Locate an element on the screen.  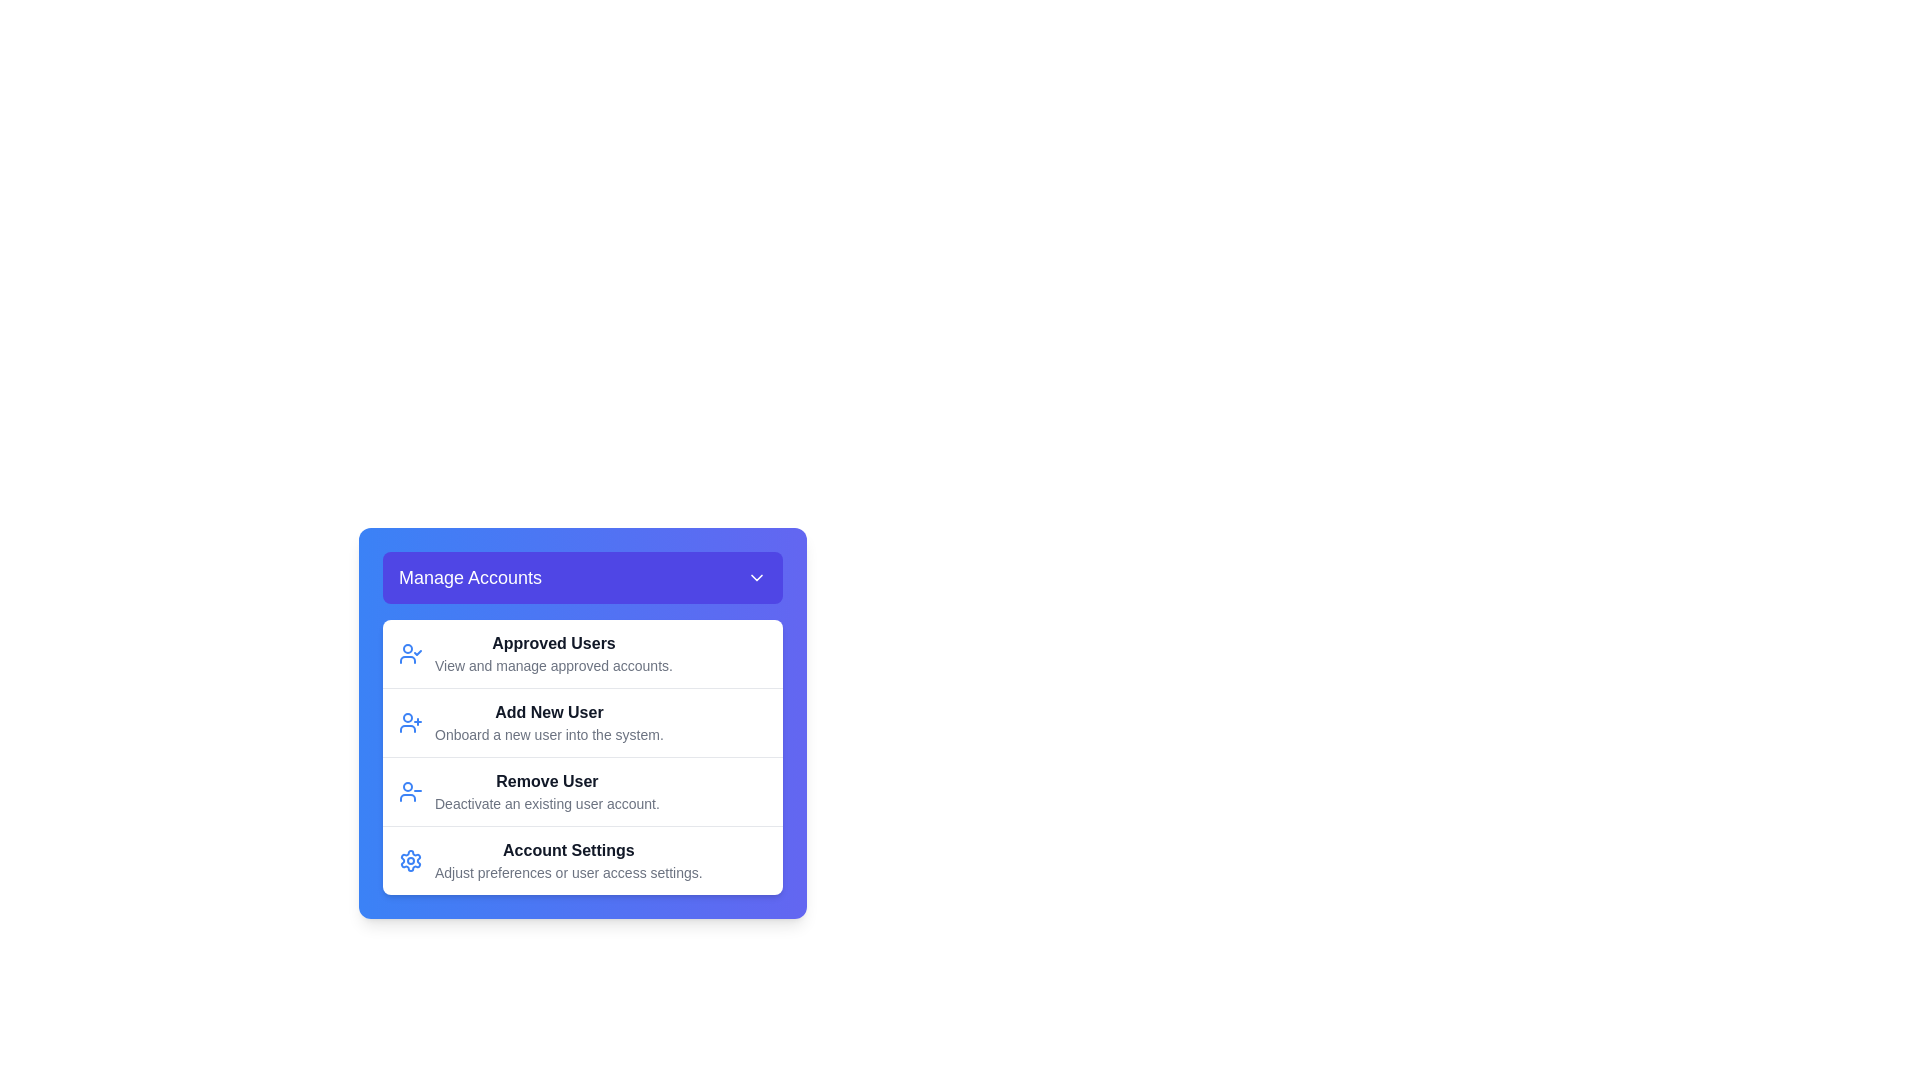
static text element that states 'View and manage approved accounts.' located directly below the 'Approved Users' header in the 'Manage Accounts' section is located at coordinates (553, 666).